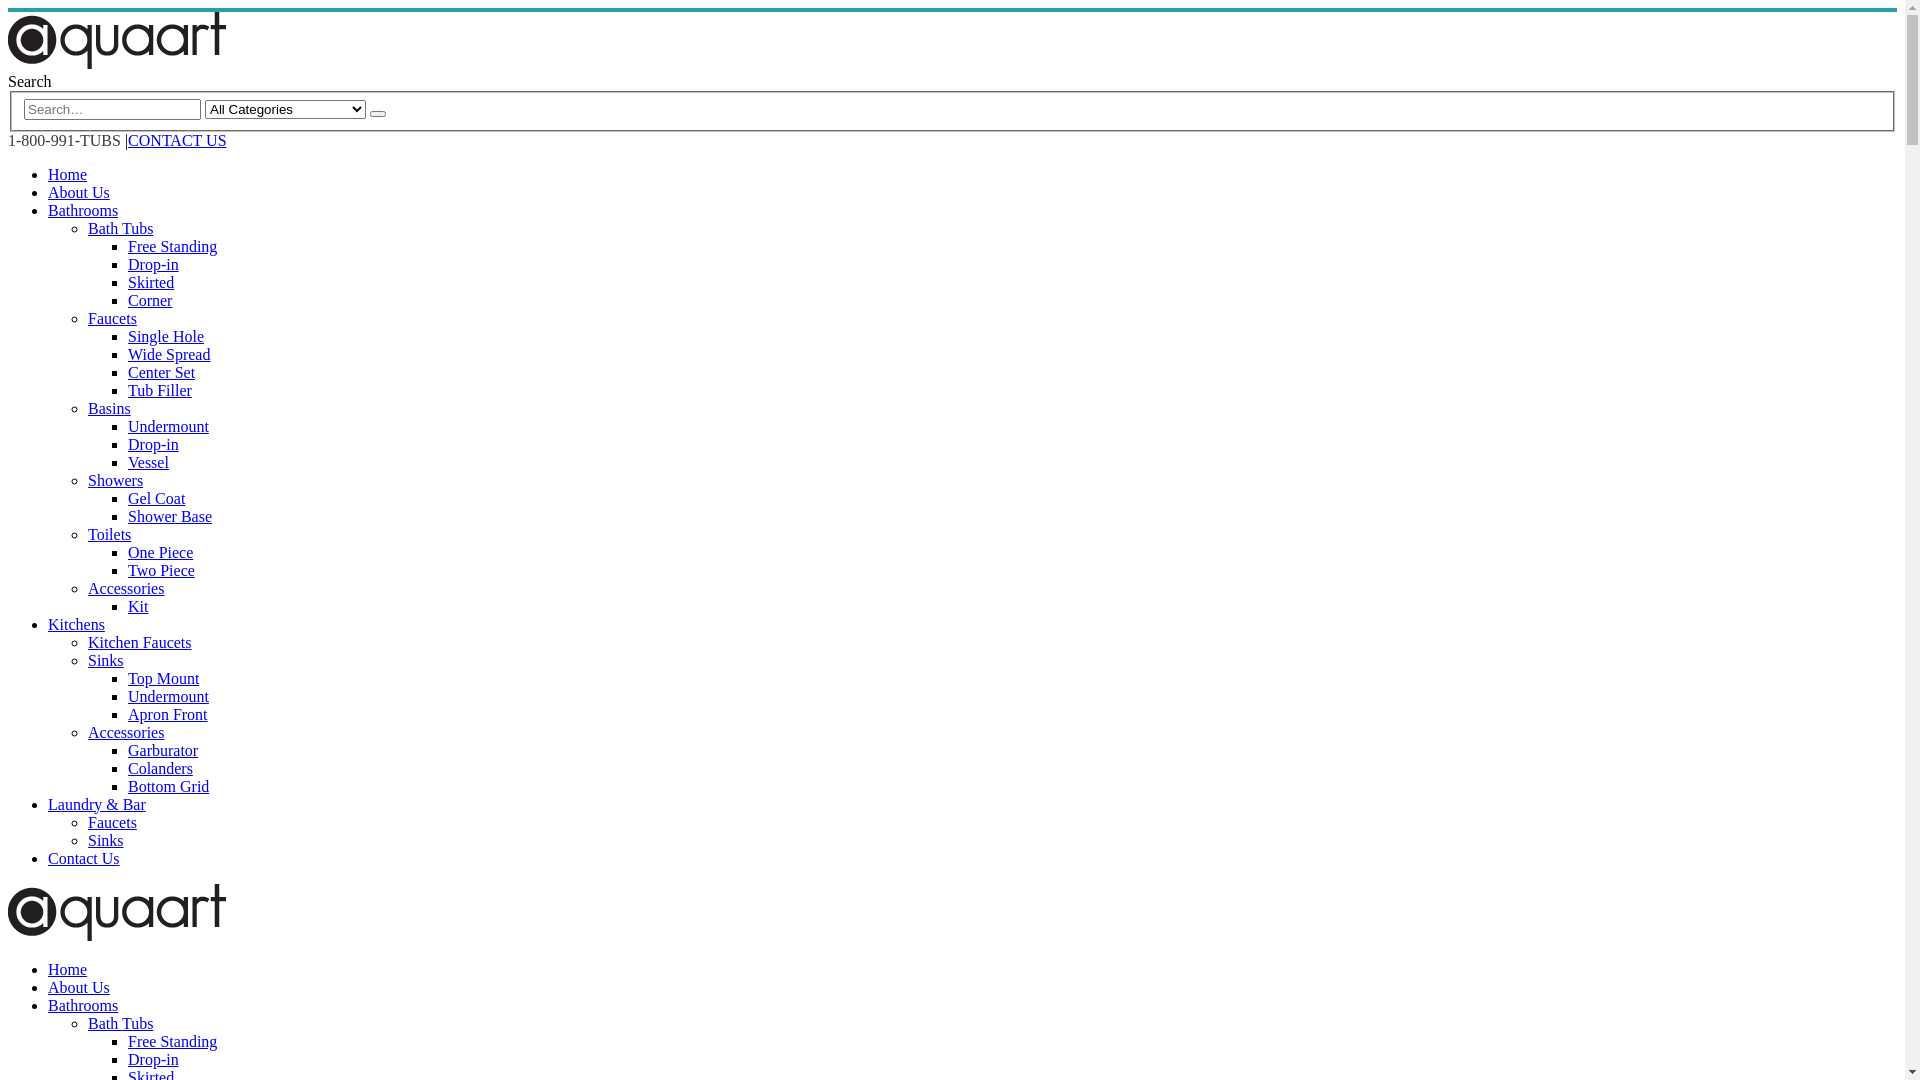 This screenshot has width=1920, height=1080. What do you see at coordinates (172, 245) in the screenshot?
I see `'Free Standing'` at bounding box center [172, 245].